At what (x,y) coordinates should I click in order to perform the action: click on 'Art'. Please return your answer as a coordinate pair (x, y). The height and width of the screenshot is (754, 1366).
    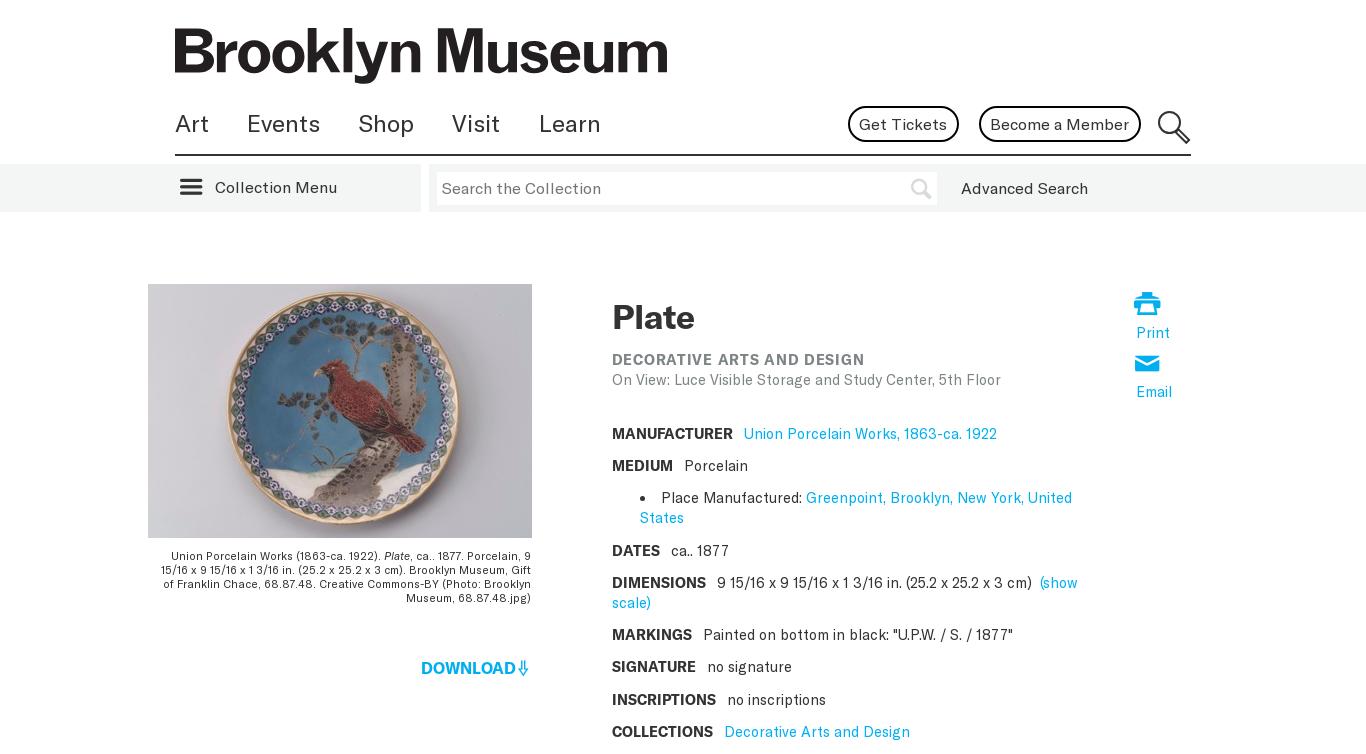
    Looking at the image, I should click on (191, 121).